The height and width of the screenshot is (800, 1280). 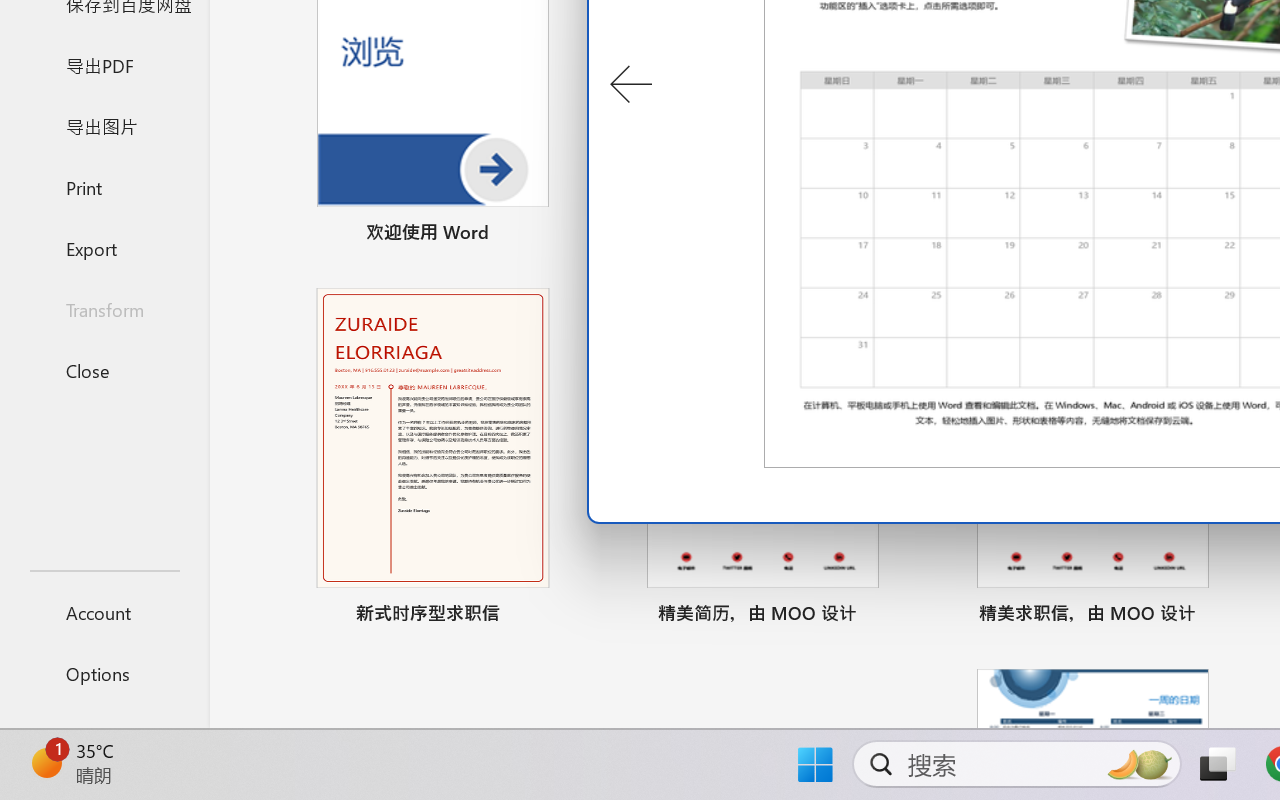 What do you see at coordinates (103, 673) in the screenshot?
I see `'Options'` at bounding box center [103, 673].